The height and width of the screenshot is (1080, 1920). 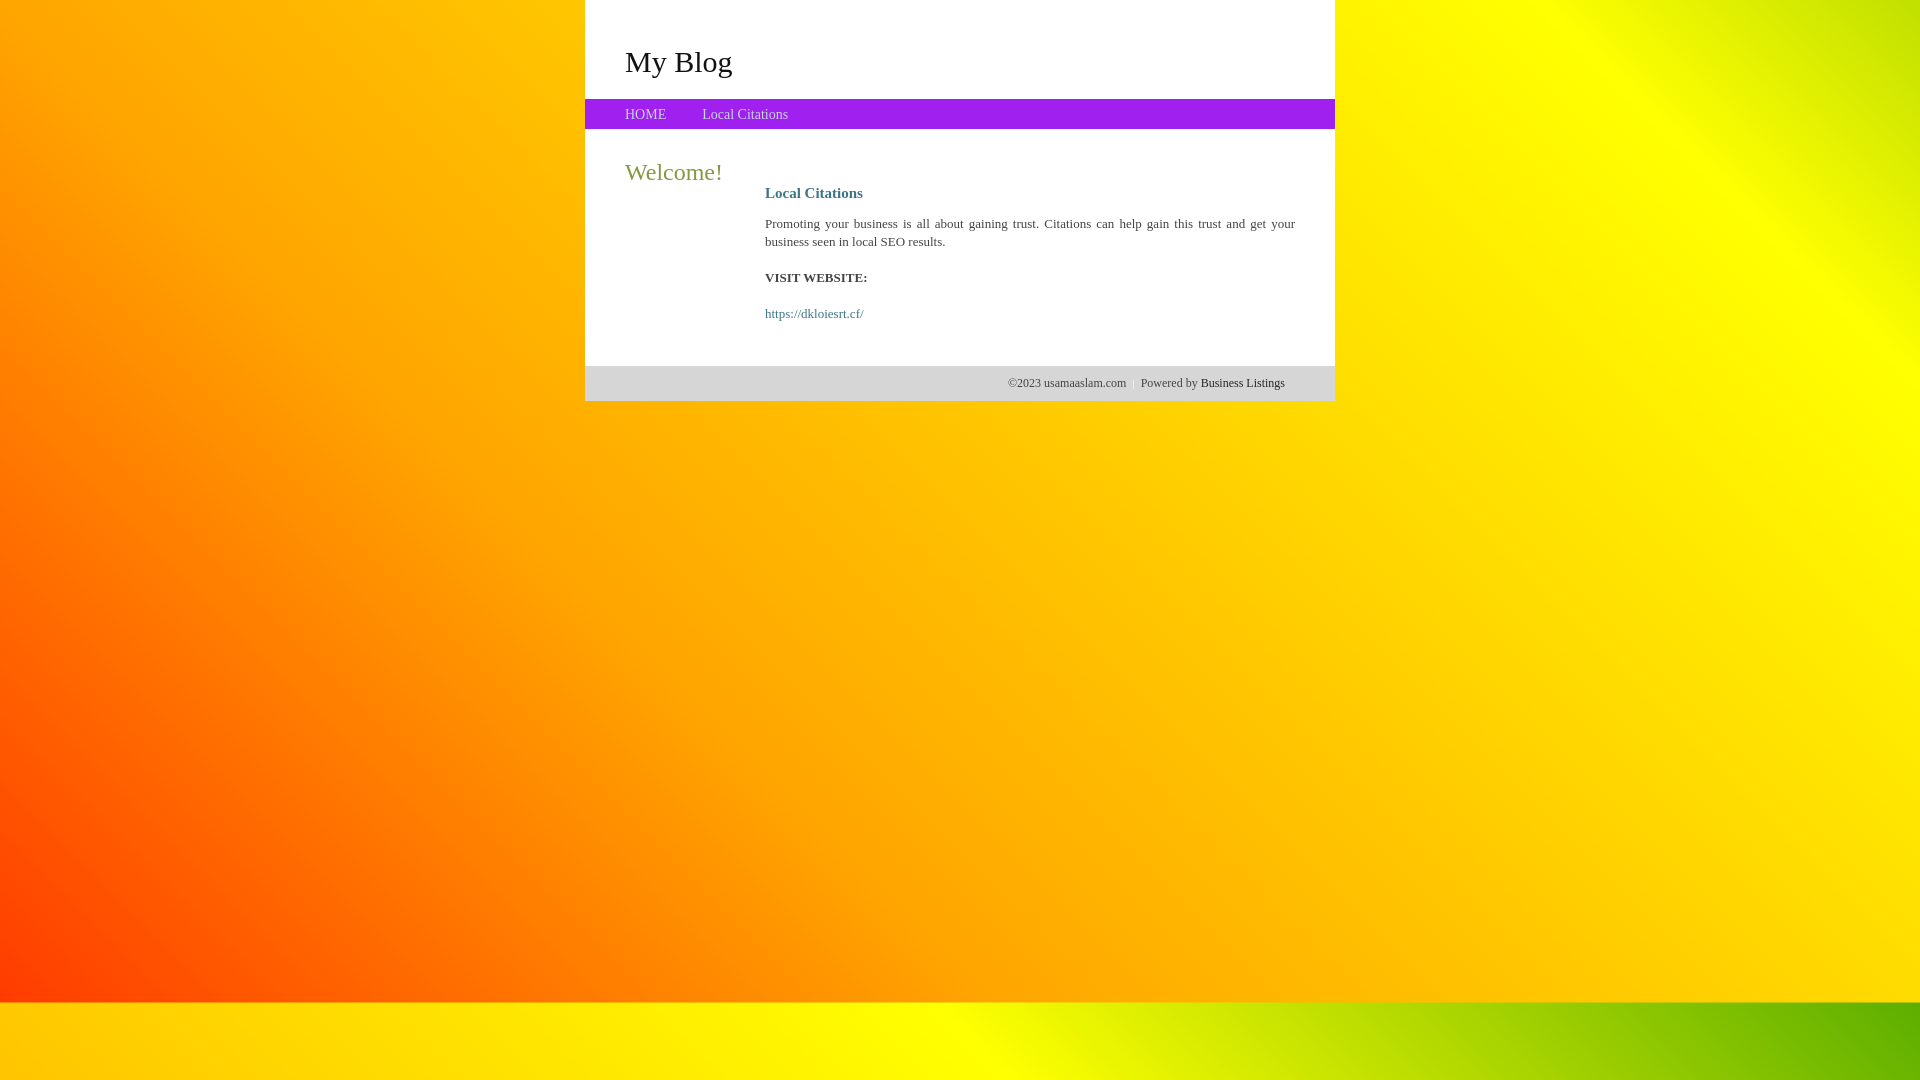 I want to click on 'Local Citations', so click(x=701, y=114).